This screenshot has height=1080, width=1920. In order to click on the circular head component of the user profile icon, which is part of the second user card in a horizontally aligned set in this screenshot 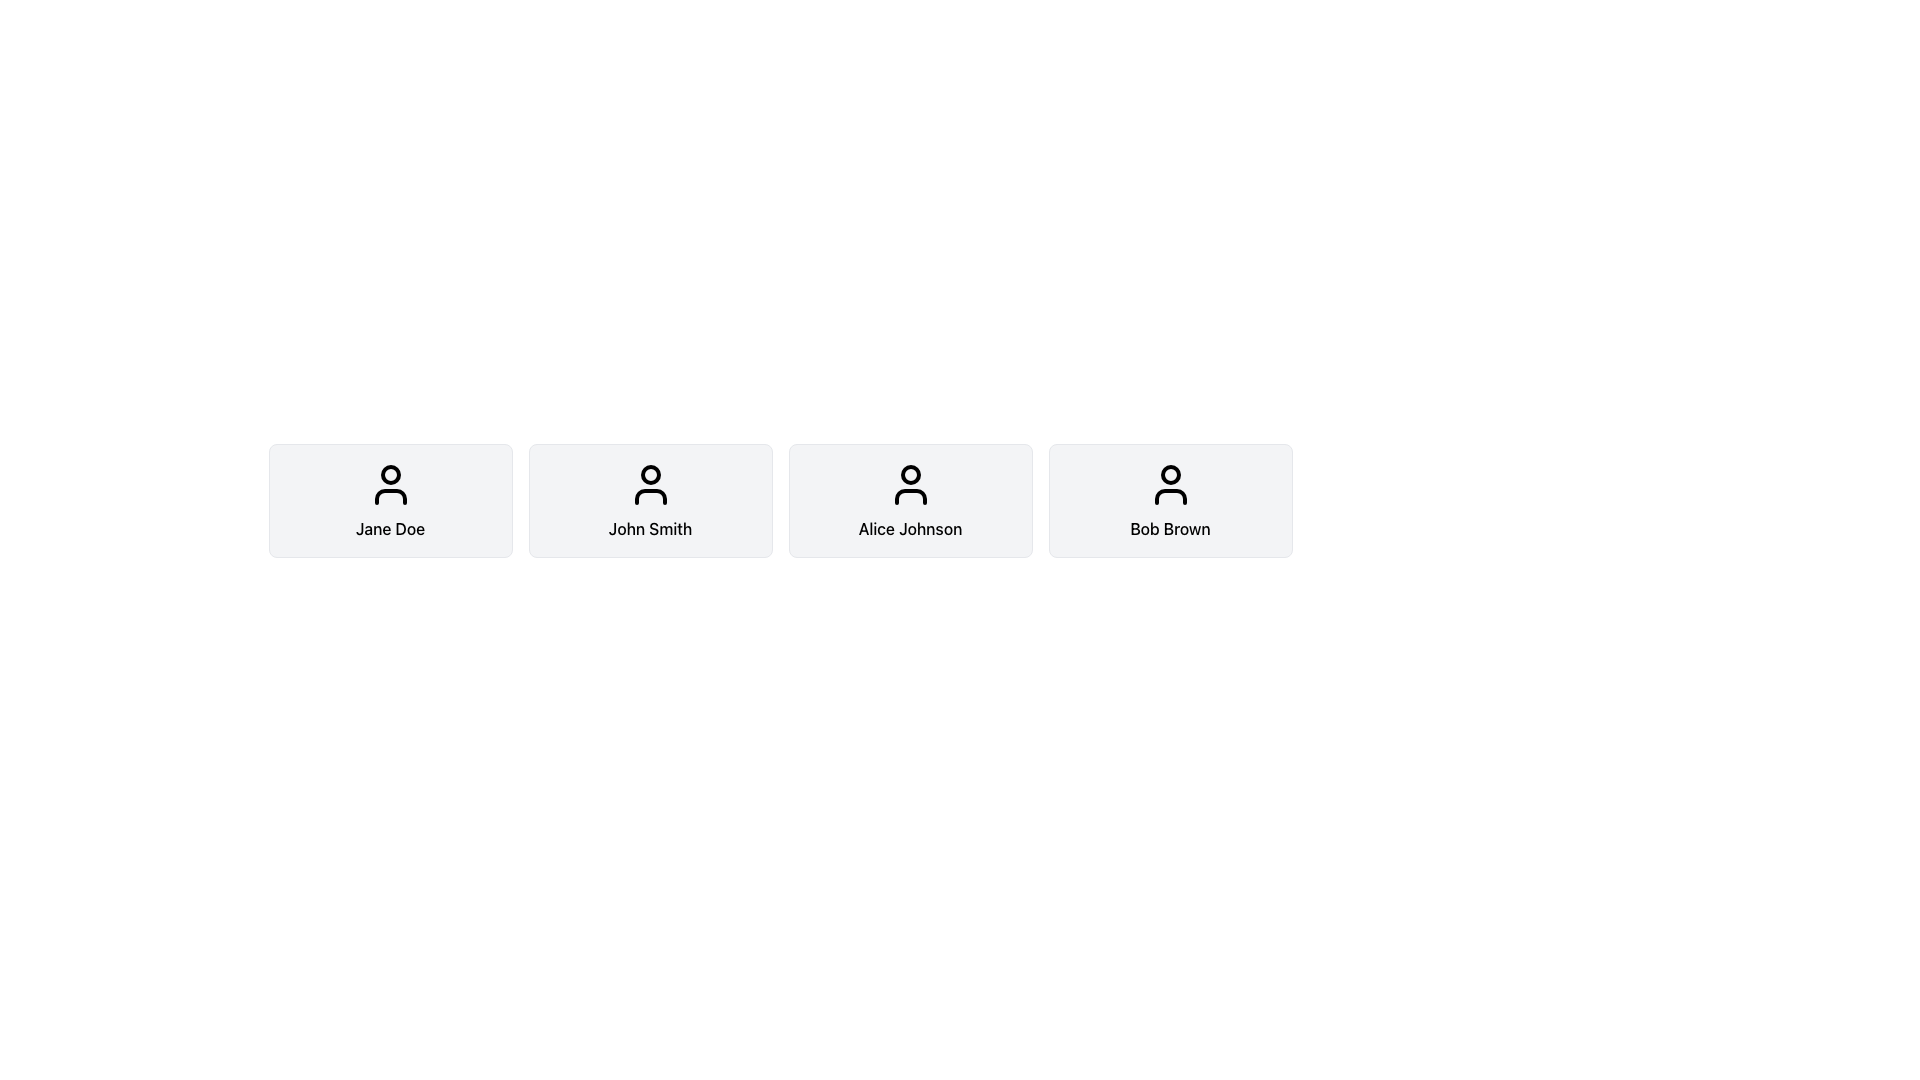, I will do `click(650, 474)`.